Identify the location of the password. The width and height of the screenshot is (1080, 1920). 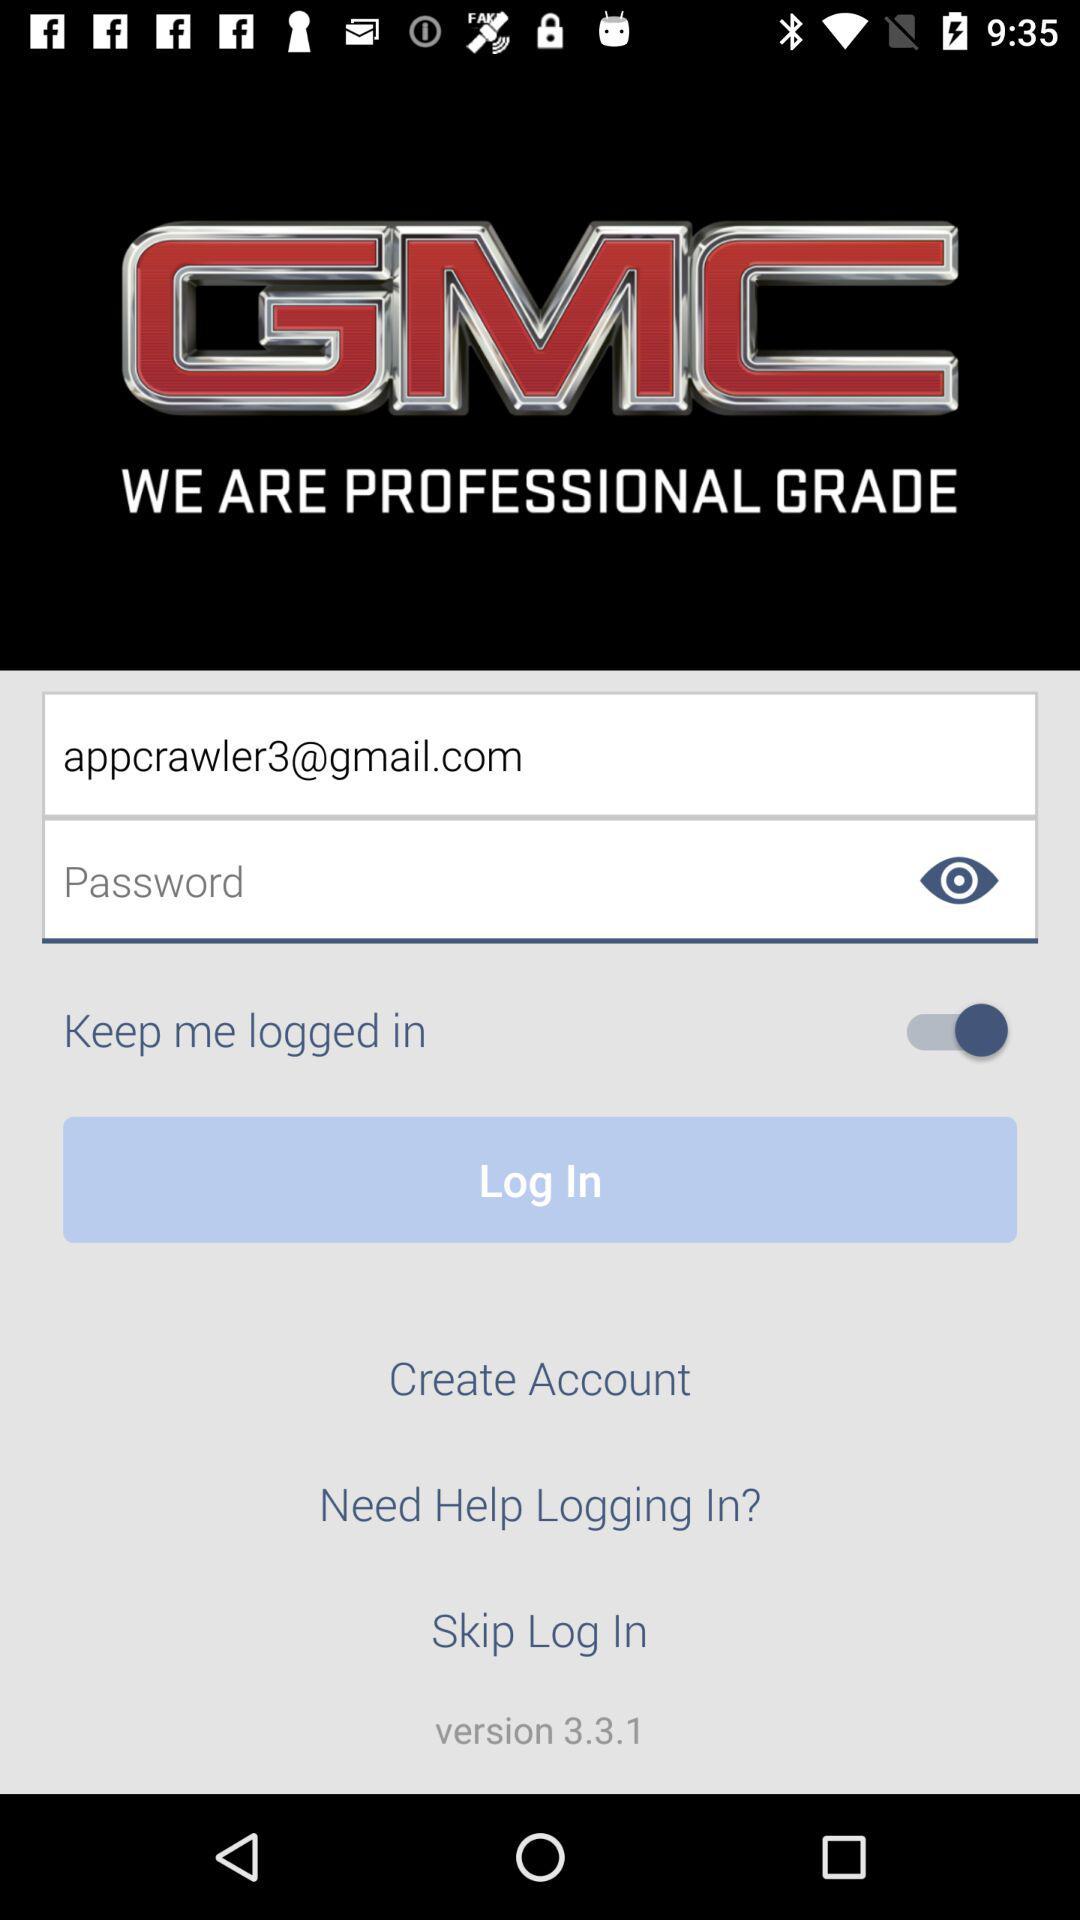
(540, 880).